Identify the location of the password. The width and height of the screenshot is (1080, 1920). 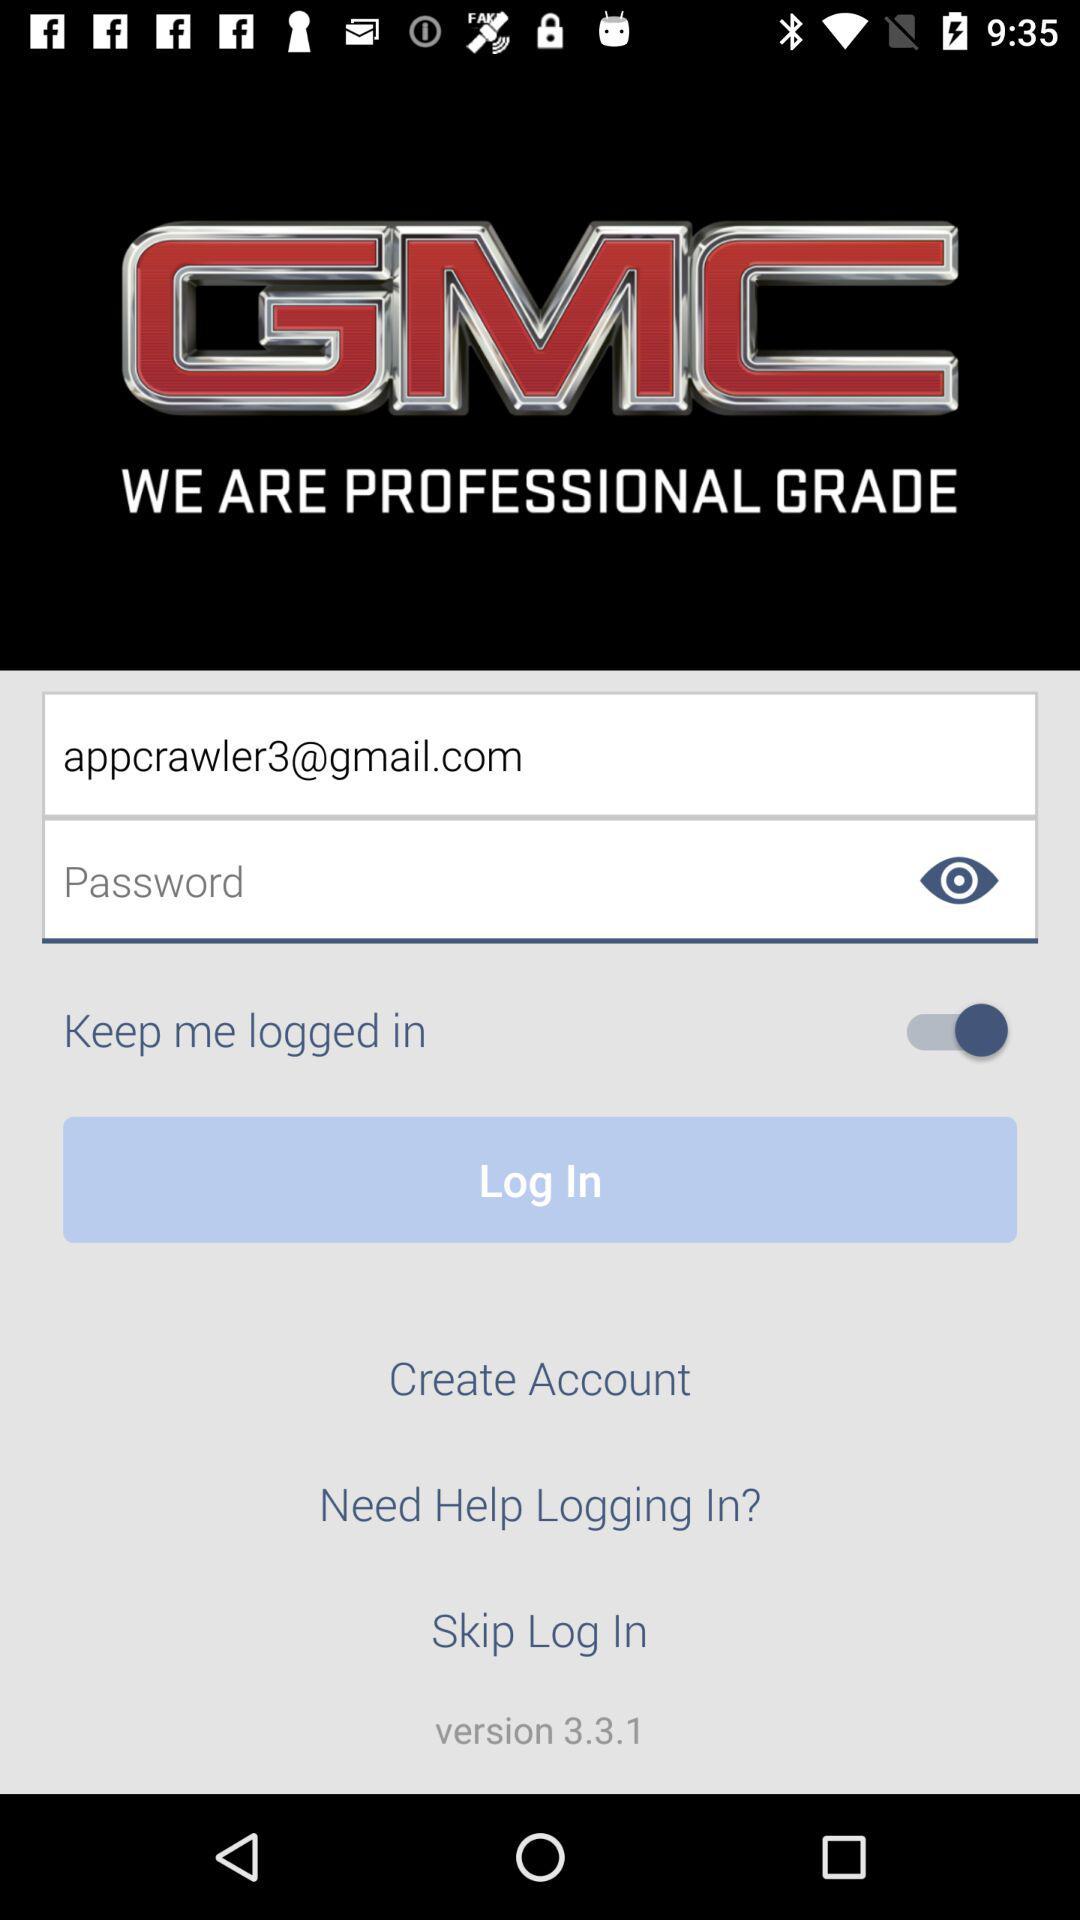
(540, 880).